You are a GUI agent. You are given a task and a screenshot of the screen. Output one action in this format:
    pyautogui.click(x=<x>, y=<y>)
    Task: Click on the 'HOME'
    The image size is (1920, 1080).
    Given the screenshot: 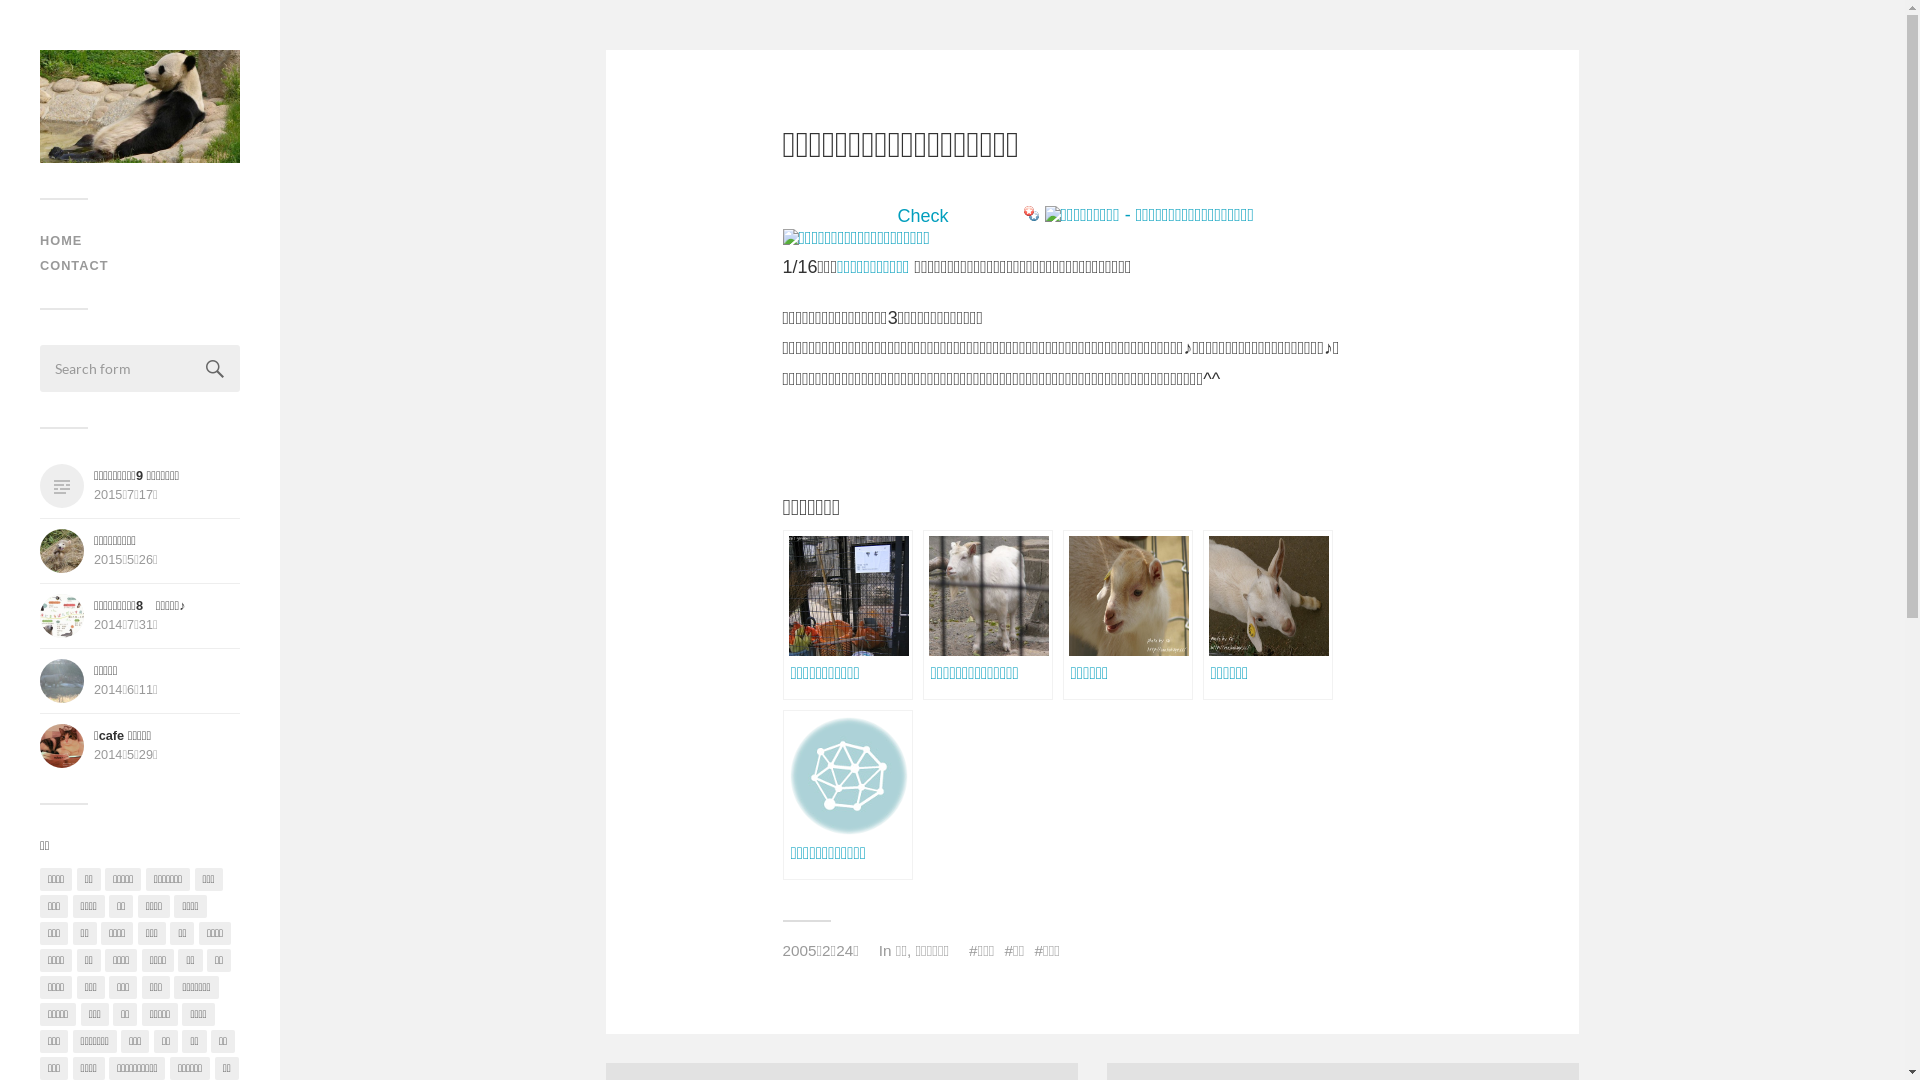 What is the action you would take?
    pyautogui.click(x=39, y=238)
    